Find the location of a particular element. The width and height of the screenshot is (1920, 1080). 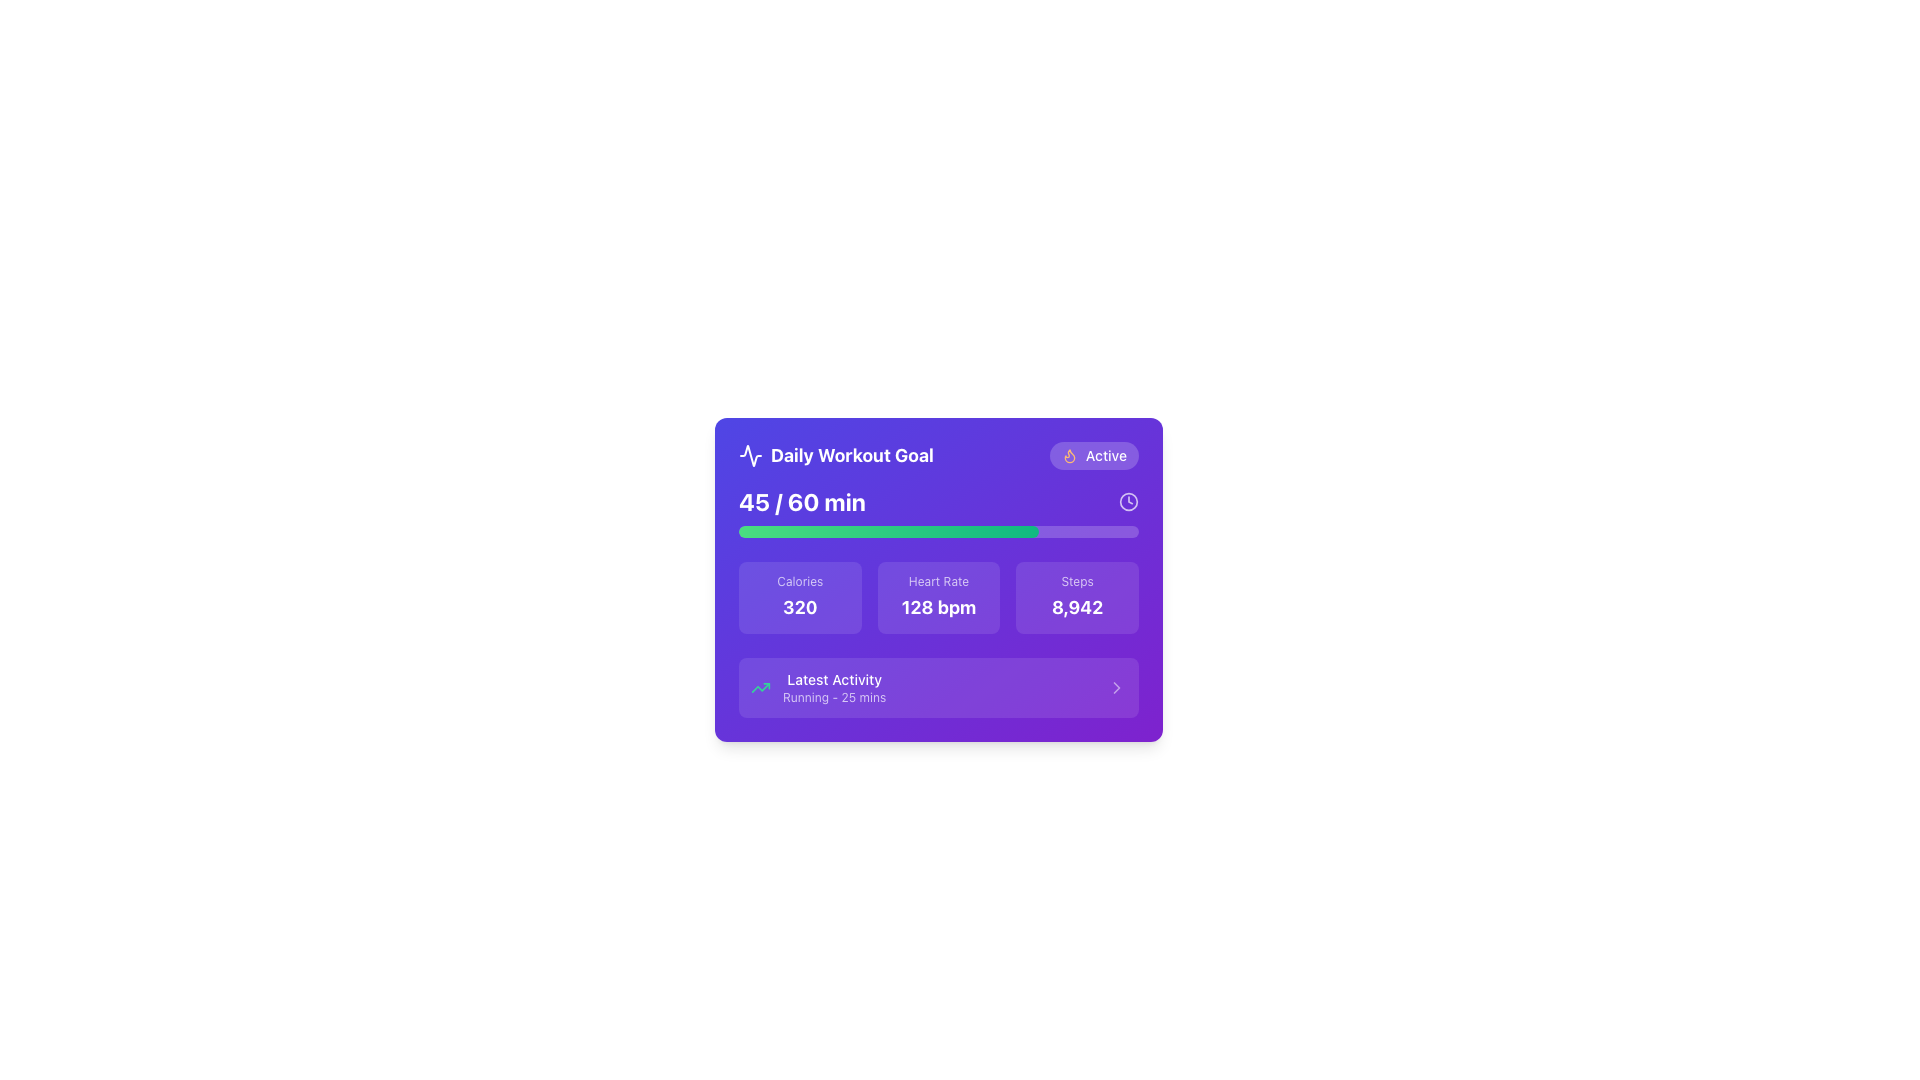

the activity icon located in the top-right section of the 'Daily Workout Goal' interface card, which is near the 'Active' label is located at coordinates (1069, 456).